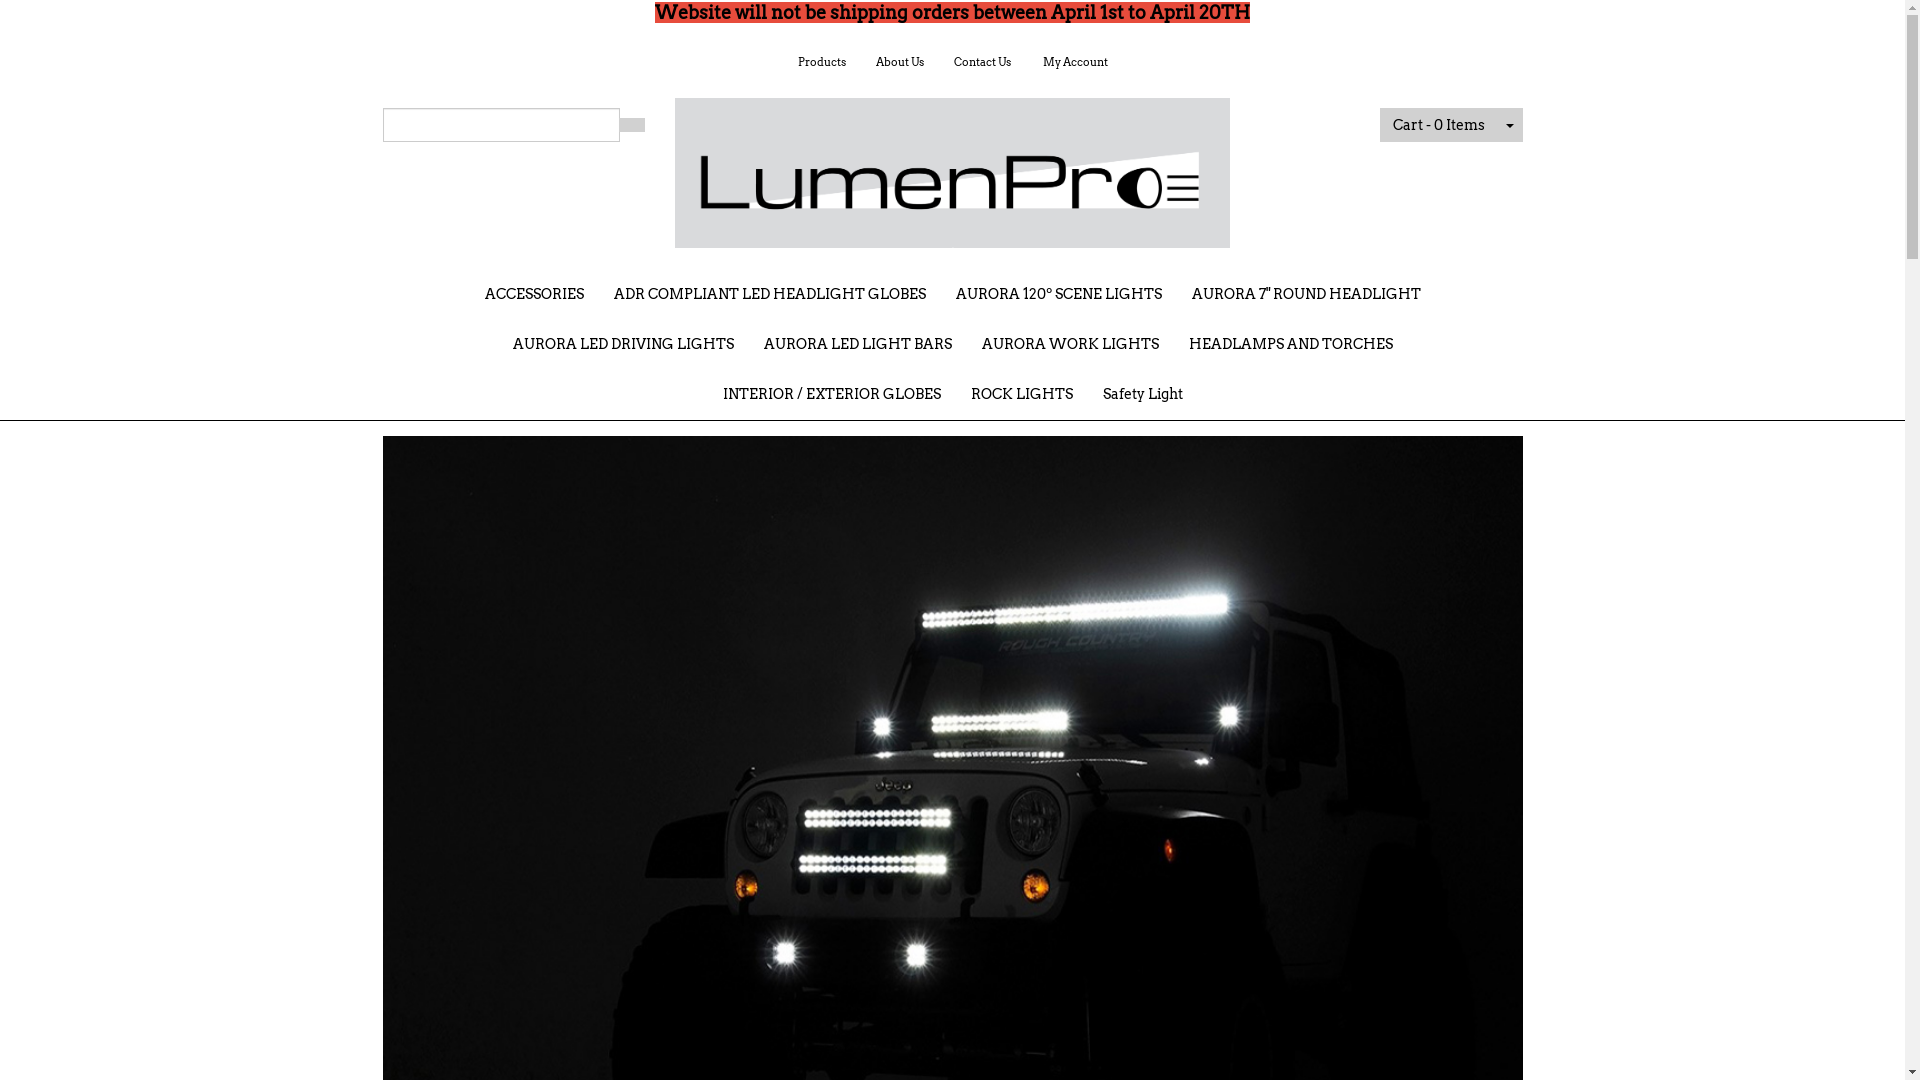 Image resolution: width=1920 pixels, height=1080 pixels. What do you see at coordinates (820, 60) in the screenshot?
I see `'Products'` at bounding box center [820, 60].